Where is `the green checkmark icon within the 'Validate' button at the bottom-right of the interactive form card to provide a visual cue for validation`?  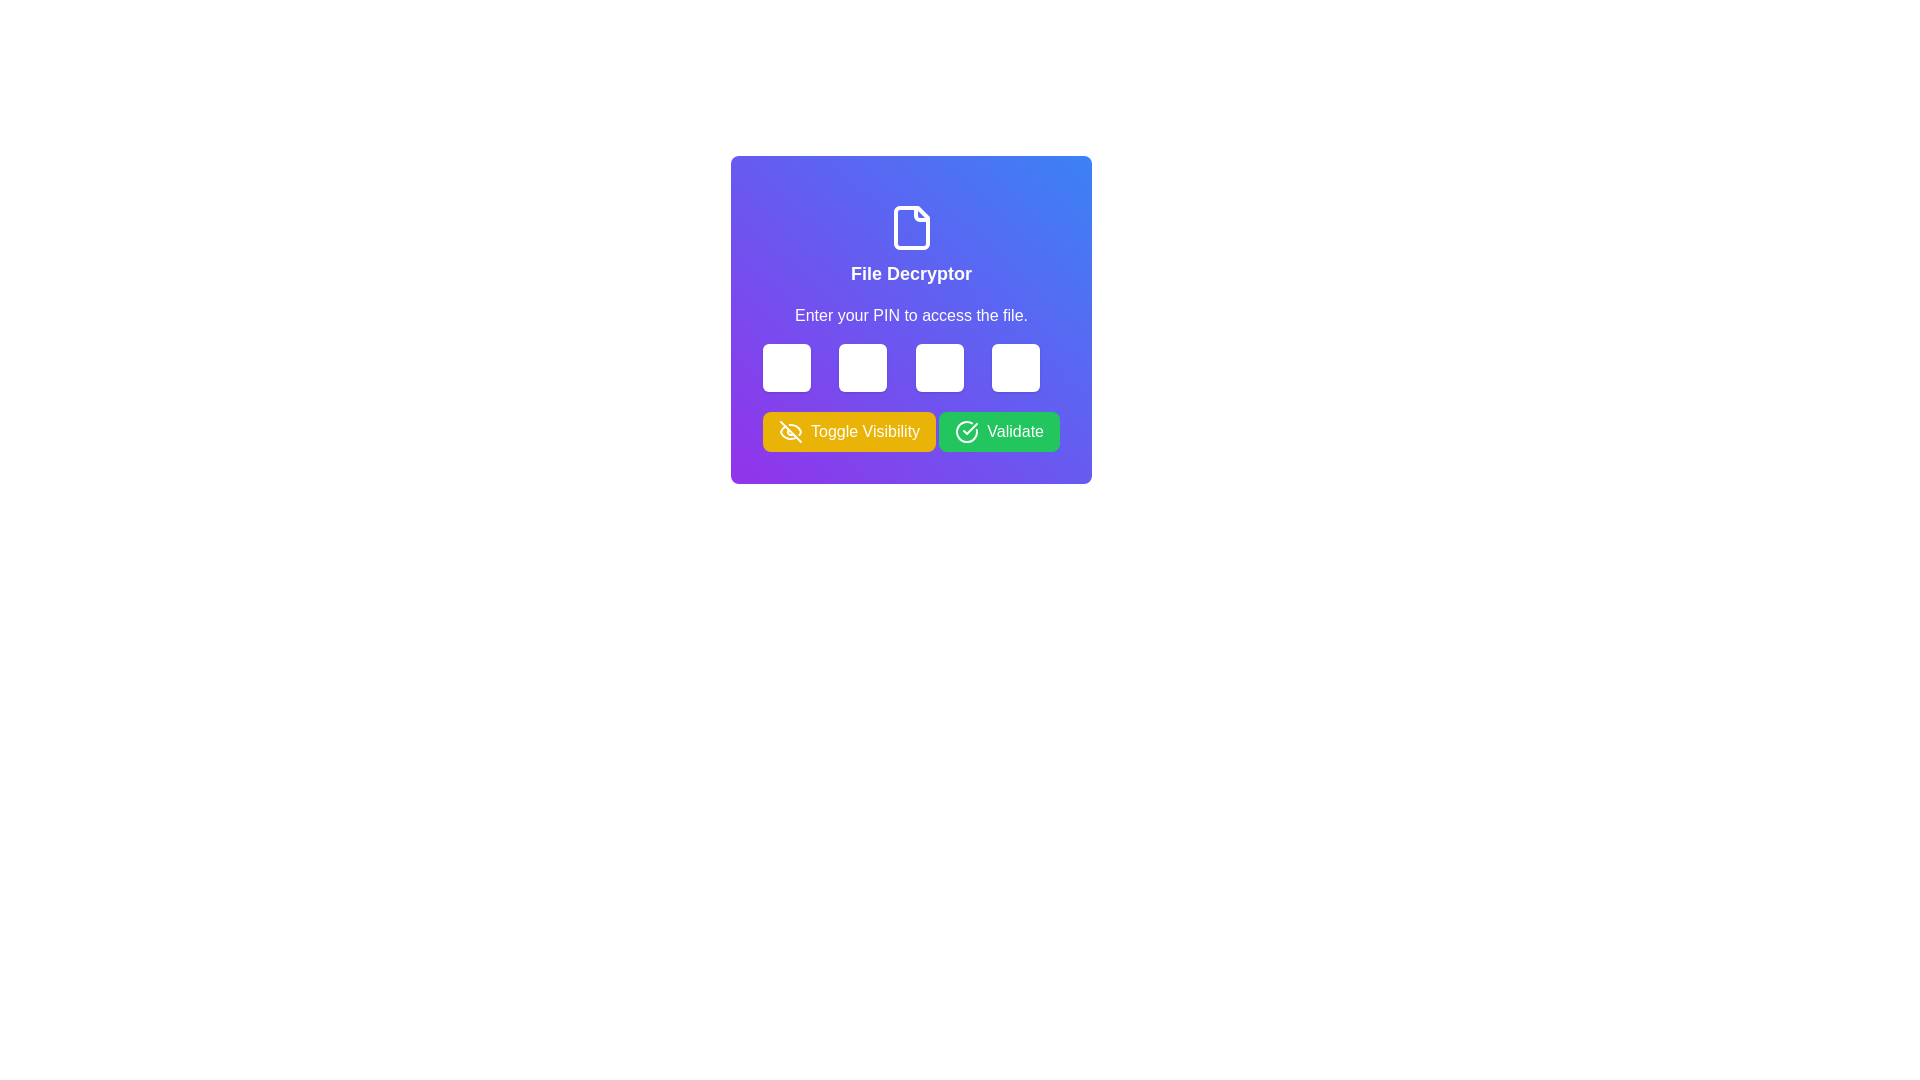 the green checkmark icon within the 'Validate' button at the bottom-right of the interactive form card to provide a visual cue for validation is located at coordinates (970, 427).